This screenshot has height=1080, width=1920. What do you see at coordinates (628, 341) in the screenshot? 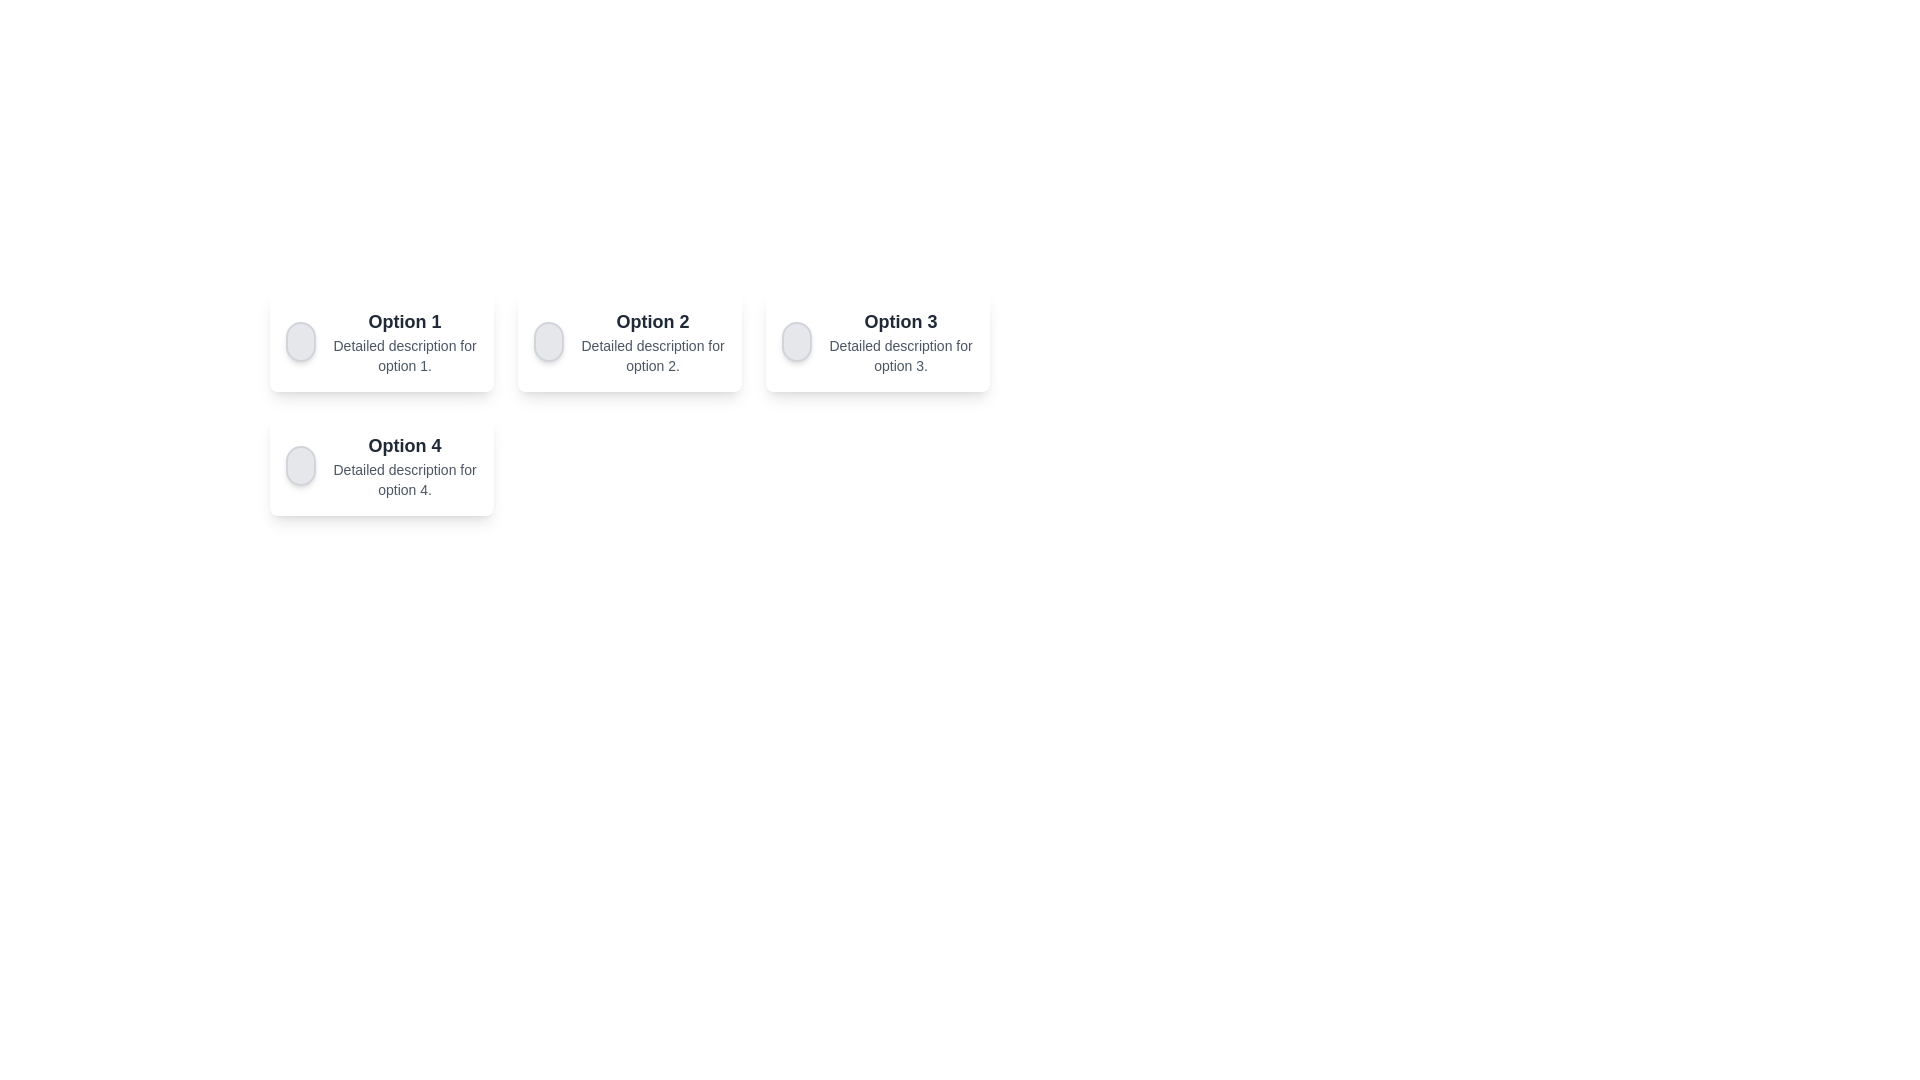
I see `the composite UI element that includes a circular button with a light gray background and a textual description titled 'Option 2' along with its detailed description, located in the top row of selectable cards` at bounding box center [628, 341].